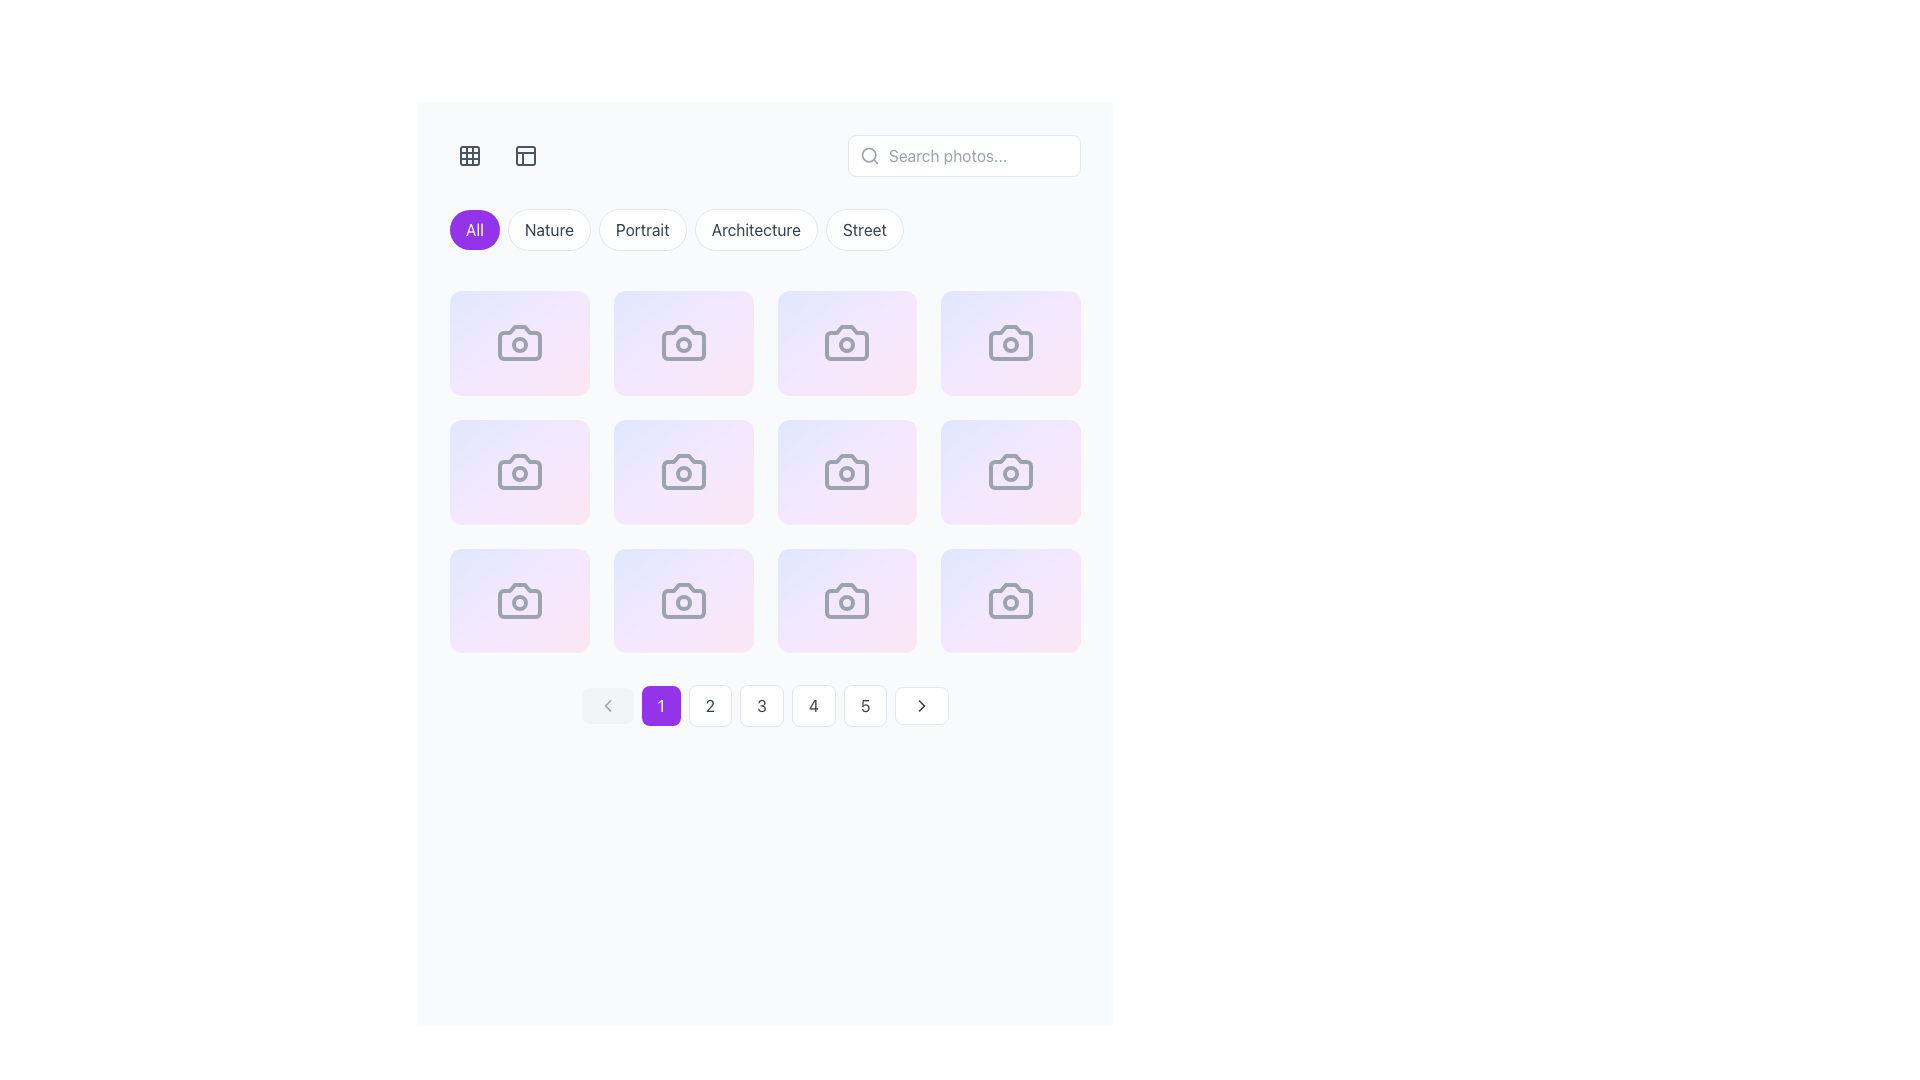 The image size is (1920, 1080). What do you see at coordinates (574, 619) in the screenshot?
I see `the rightmost button in the horizontal row of three buttons, which is used to perform a 'view' or 'preview' action, to observe its hover visual effect` at bounding box center [574, 619].